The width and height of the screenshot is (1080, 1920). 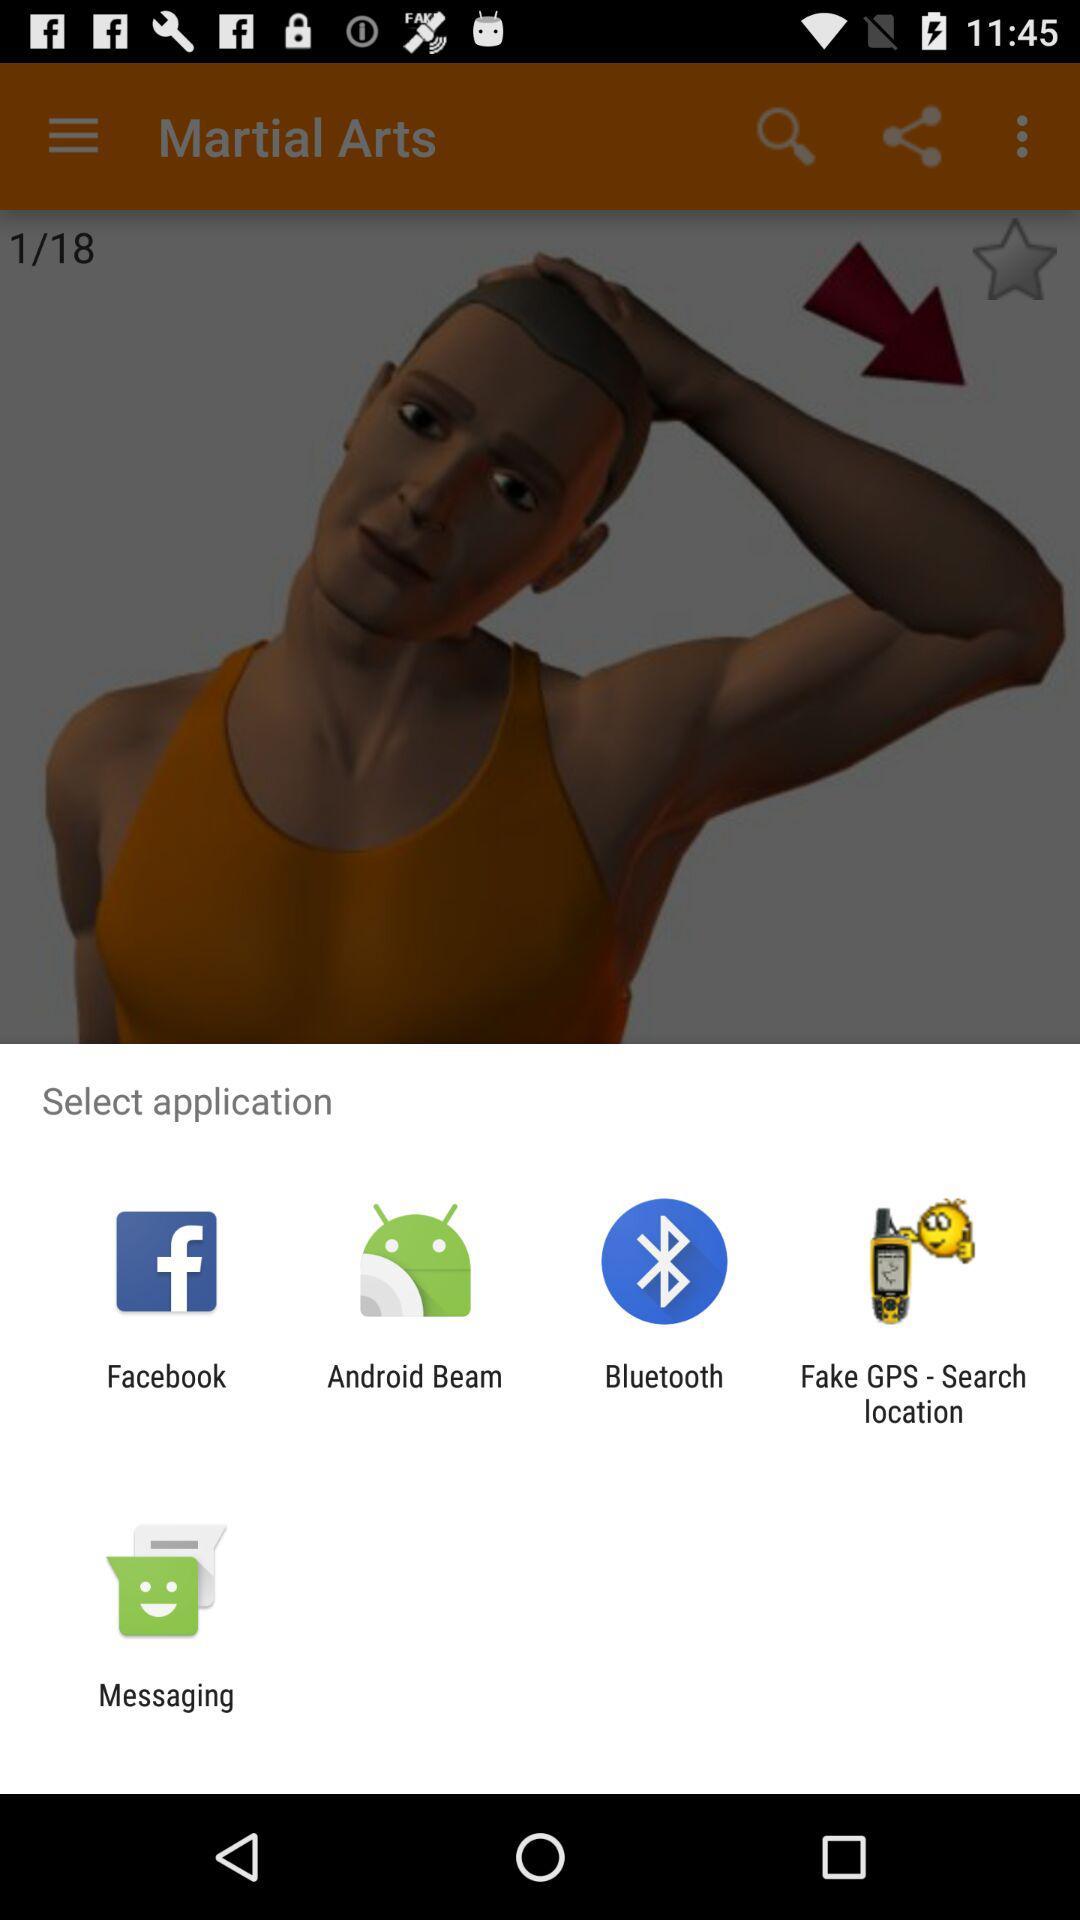 What do you see at coordinates (664, 1392) in the screenshot?
I see `app next to fake gps search app` at bounding box center [664, 1392].